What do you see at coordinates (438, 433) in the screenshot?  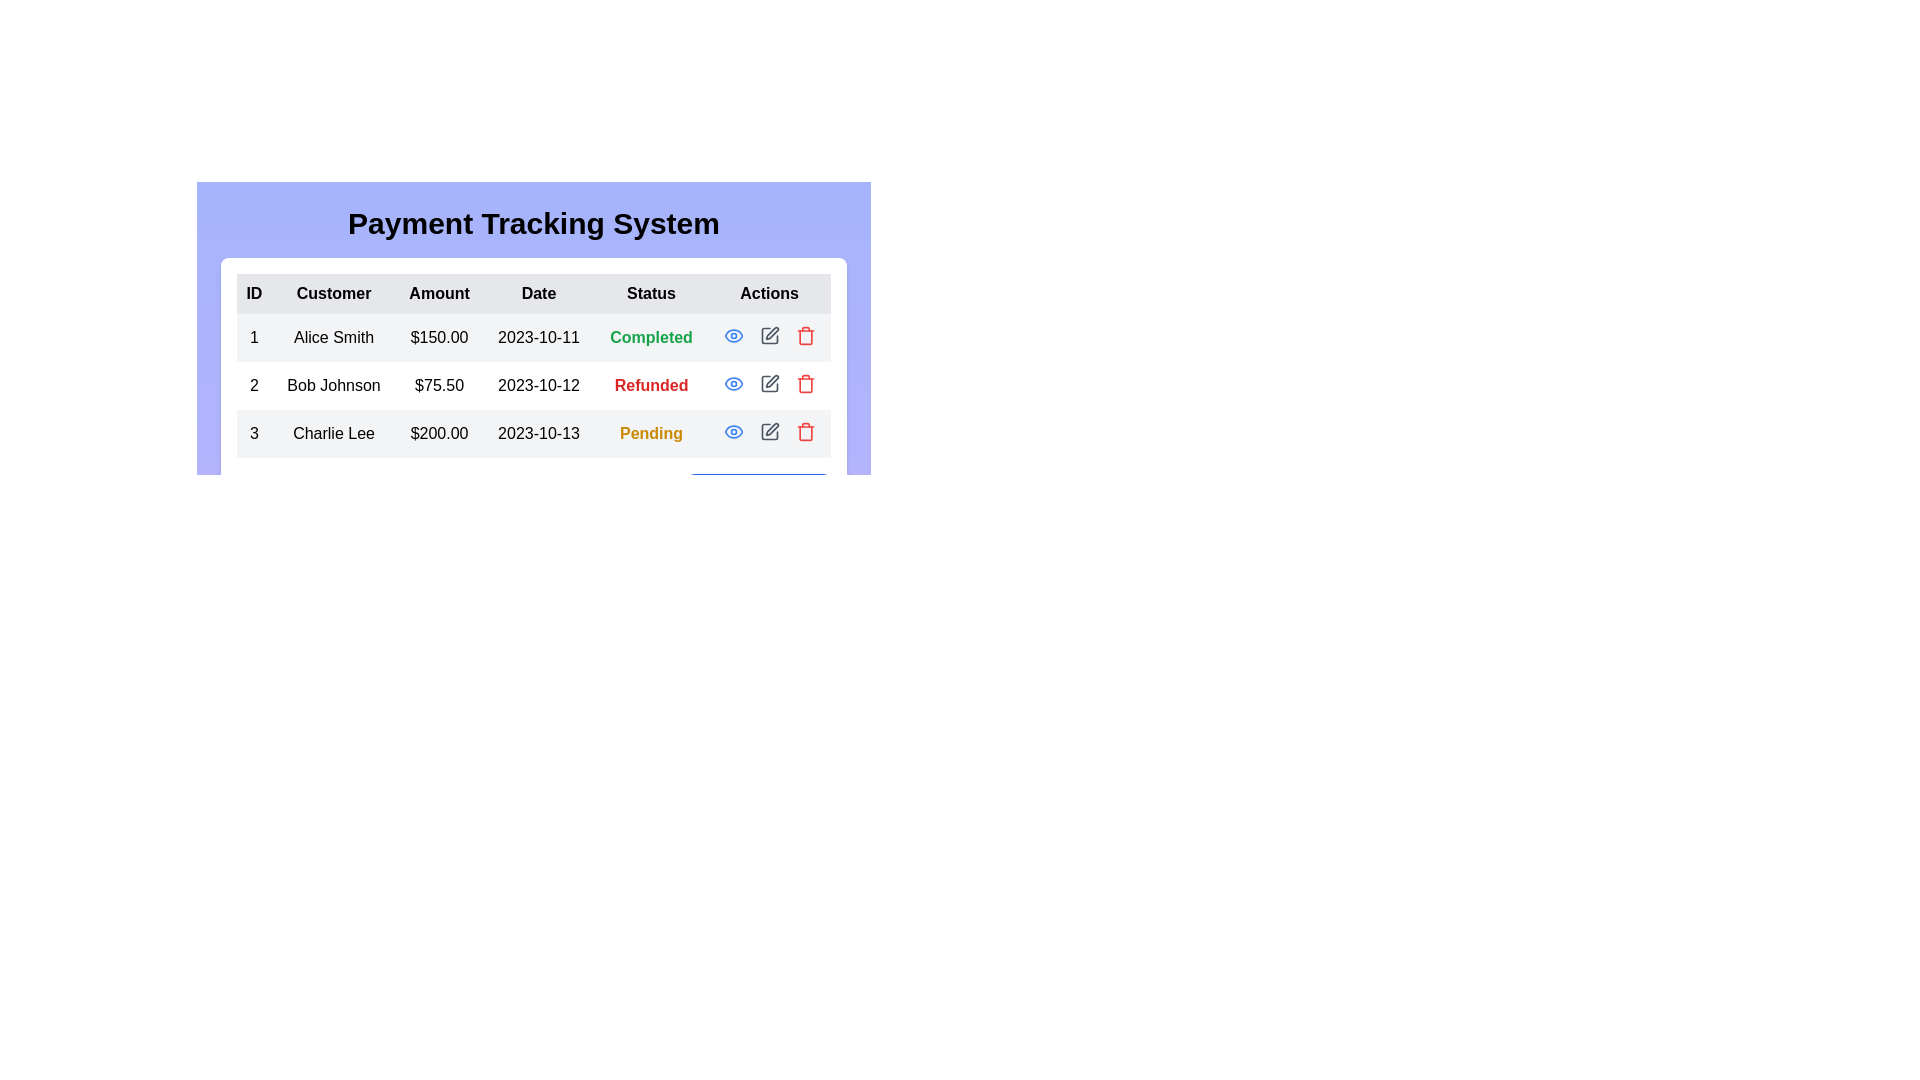 I see `the data displayed in the text element showing '$200.00'` at bounding box center [438, 433].